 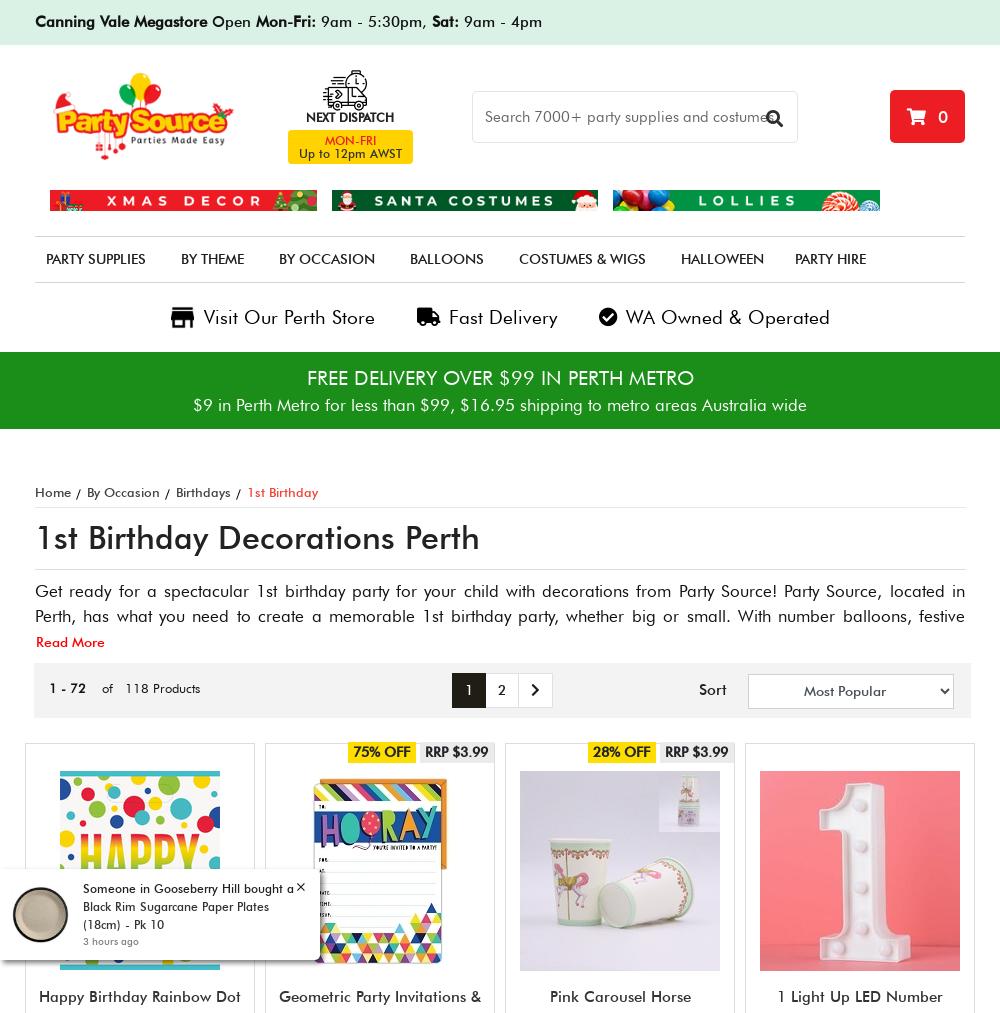 What do you see at coordinates (286, 20) in the screenshot?
I see `'Mon-Fri:'` at bounding box center [286, 20].